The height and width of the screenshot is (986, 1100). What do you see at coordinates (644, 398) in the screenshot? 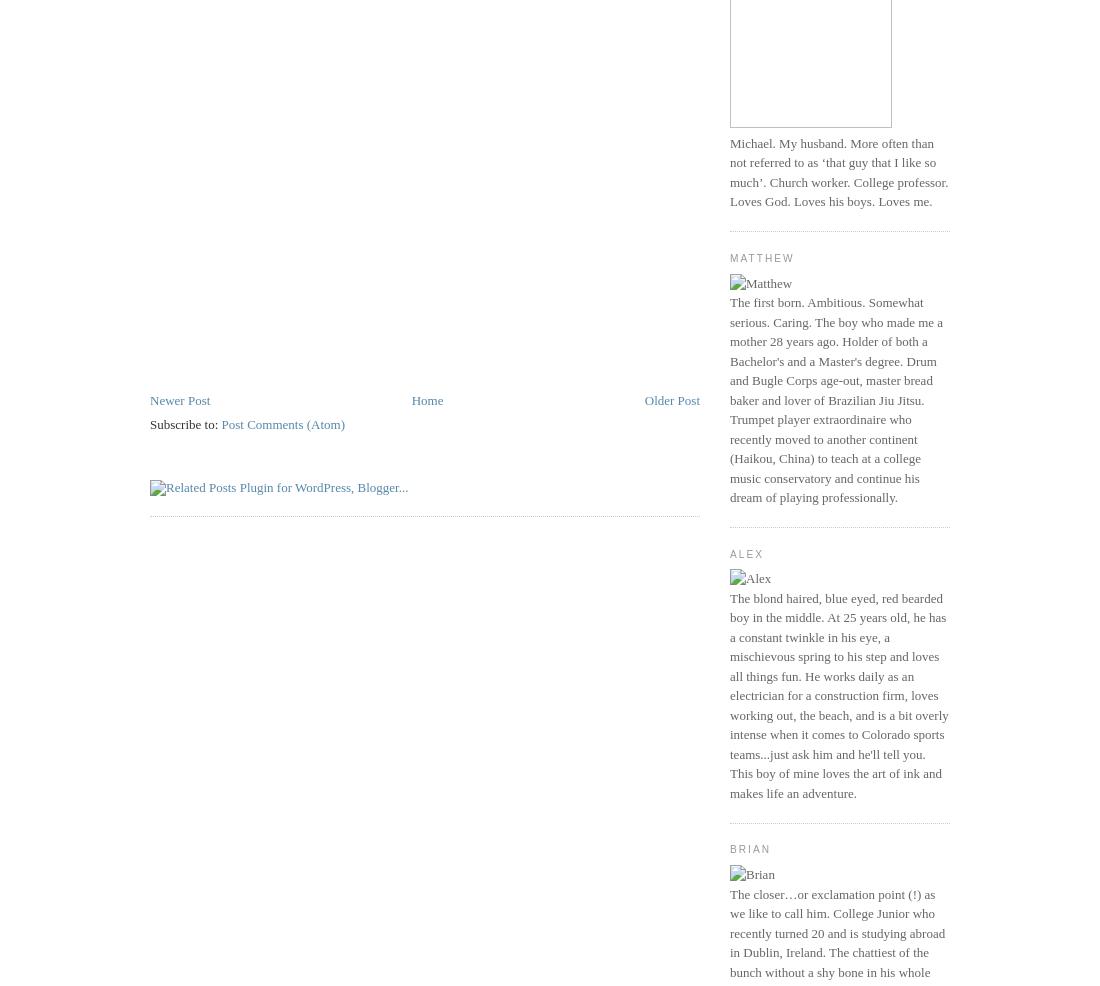
I see `'Older Post'` at bounding box center [644, 398].